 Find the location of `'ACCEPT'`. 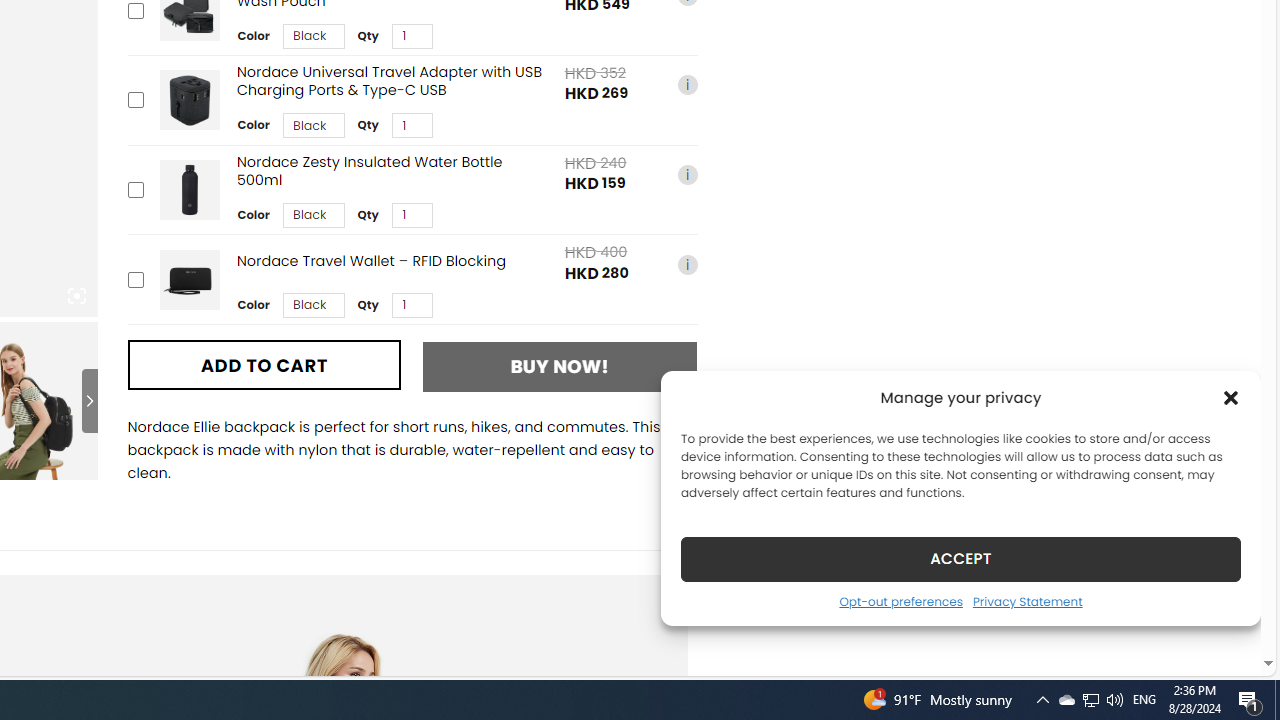

'ACCEPT' is located at coordinates (961, 558).